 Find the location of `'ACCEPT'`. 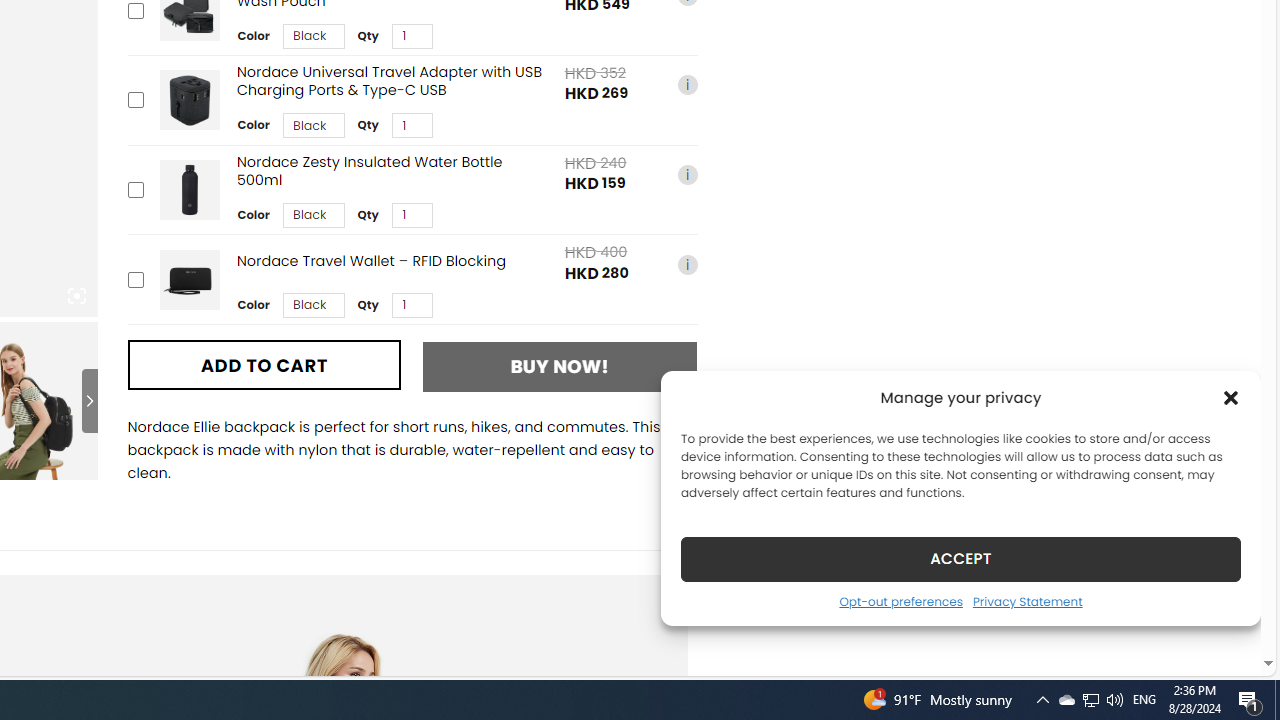

'ACCEPT' is located at coordinates (961, 558).